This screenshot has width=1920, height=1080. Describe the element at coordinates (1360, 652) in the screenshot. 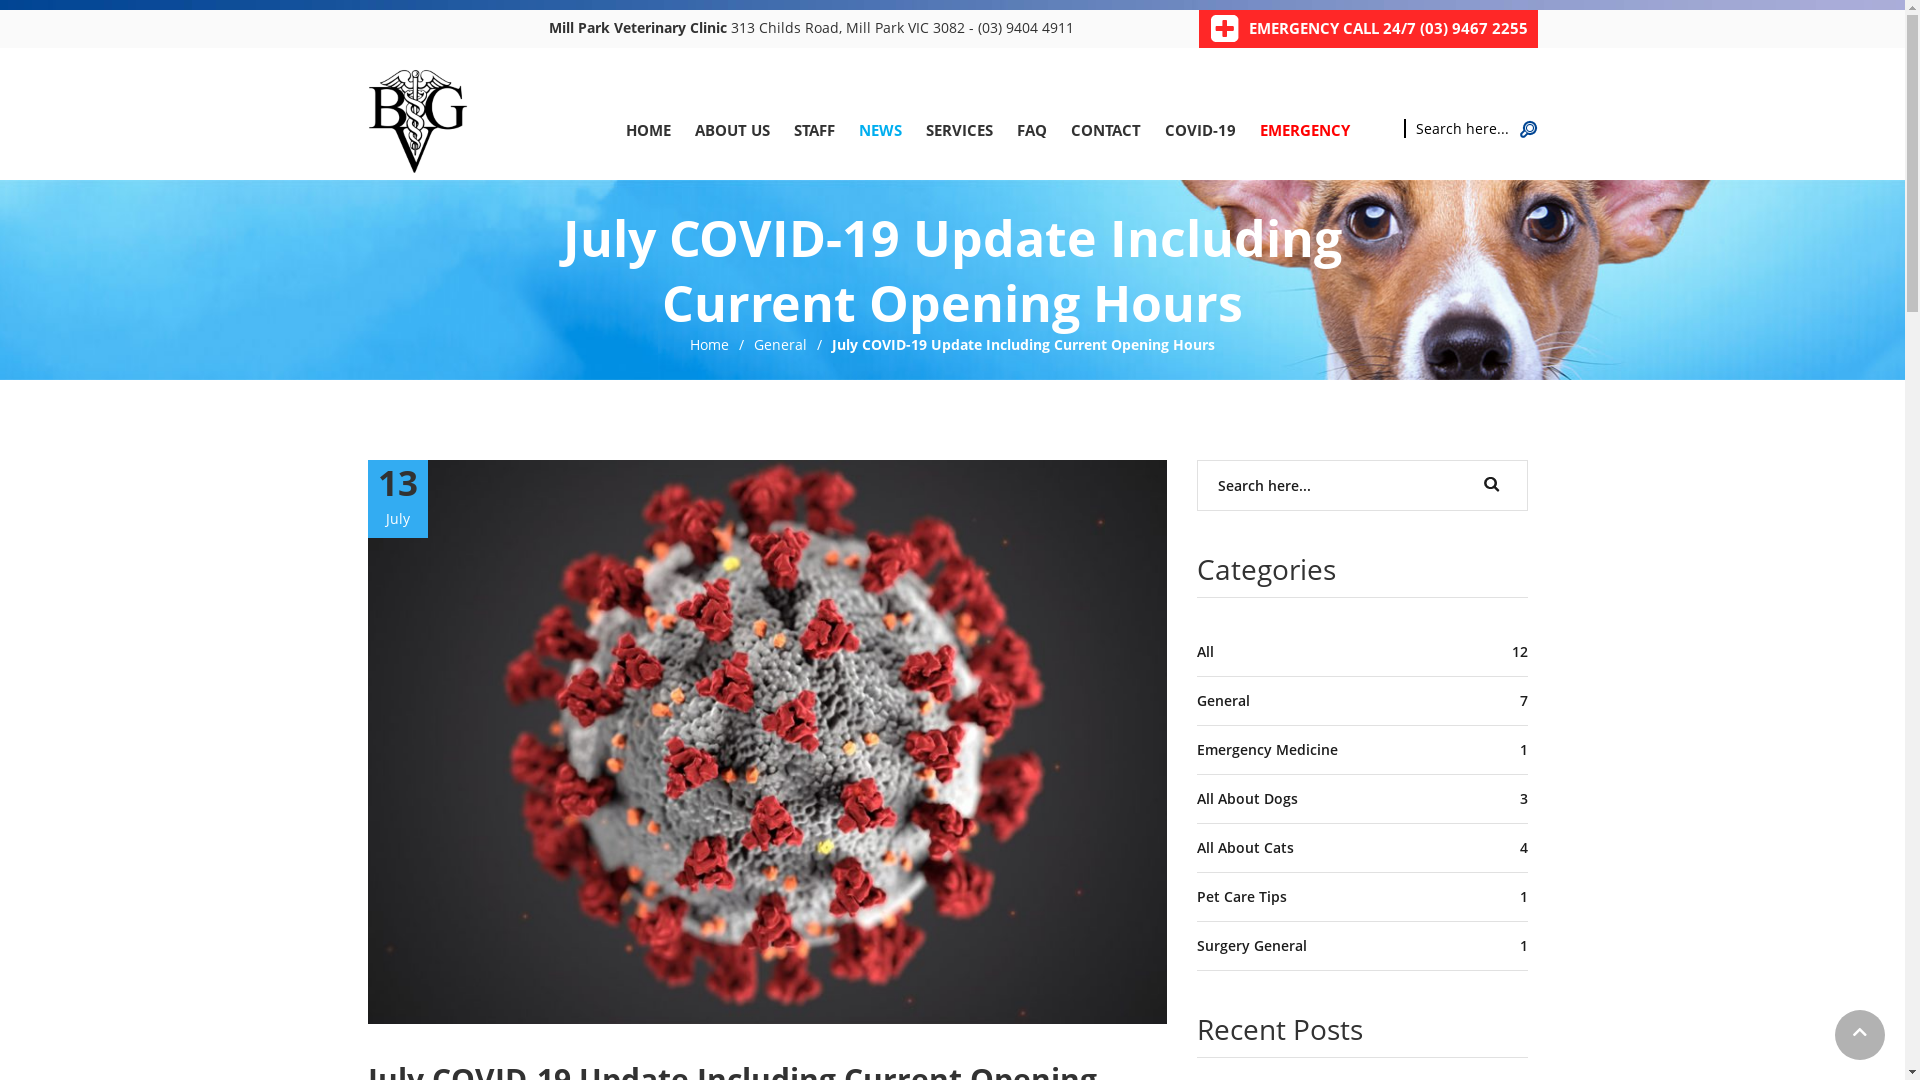

I see `'All` at that location.